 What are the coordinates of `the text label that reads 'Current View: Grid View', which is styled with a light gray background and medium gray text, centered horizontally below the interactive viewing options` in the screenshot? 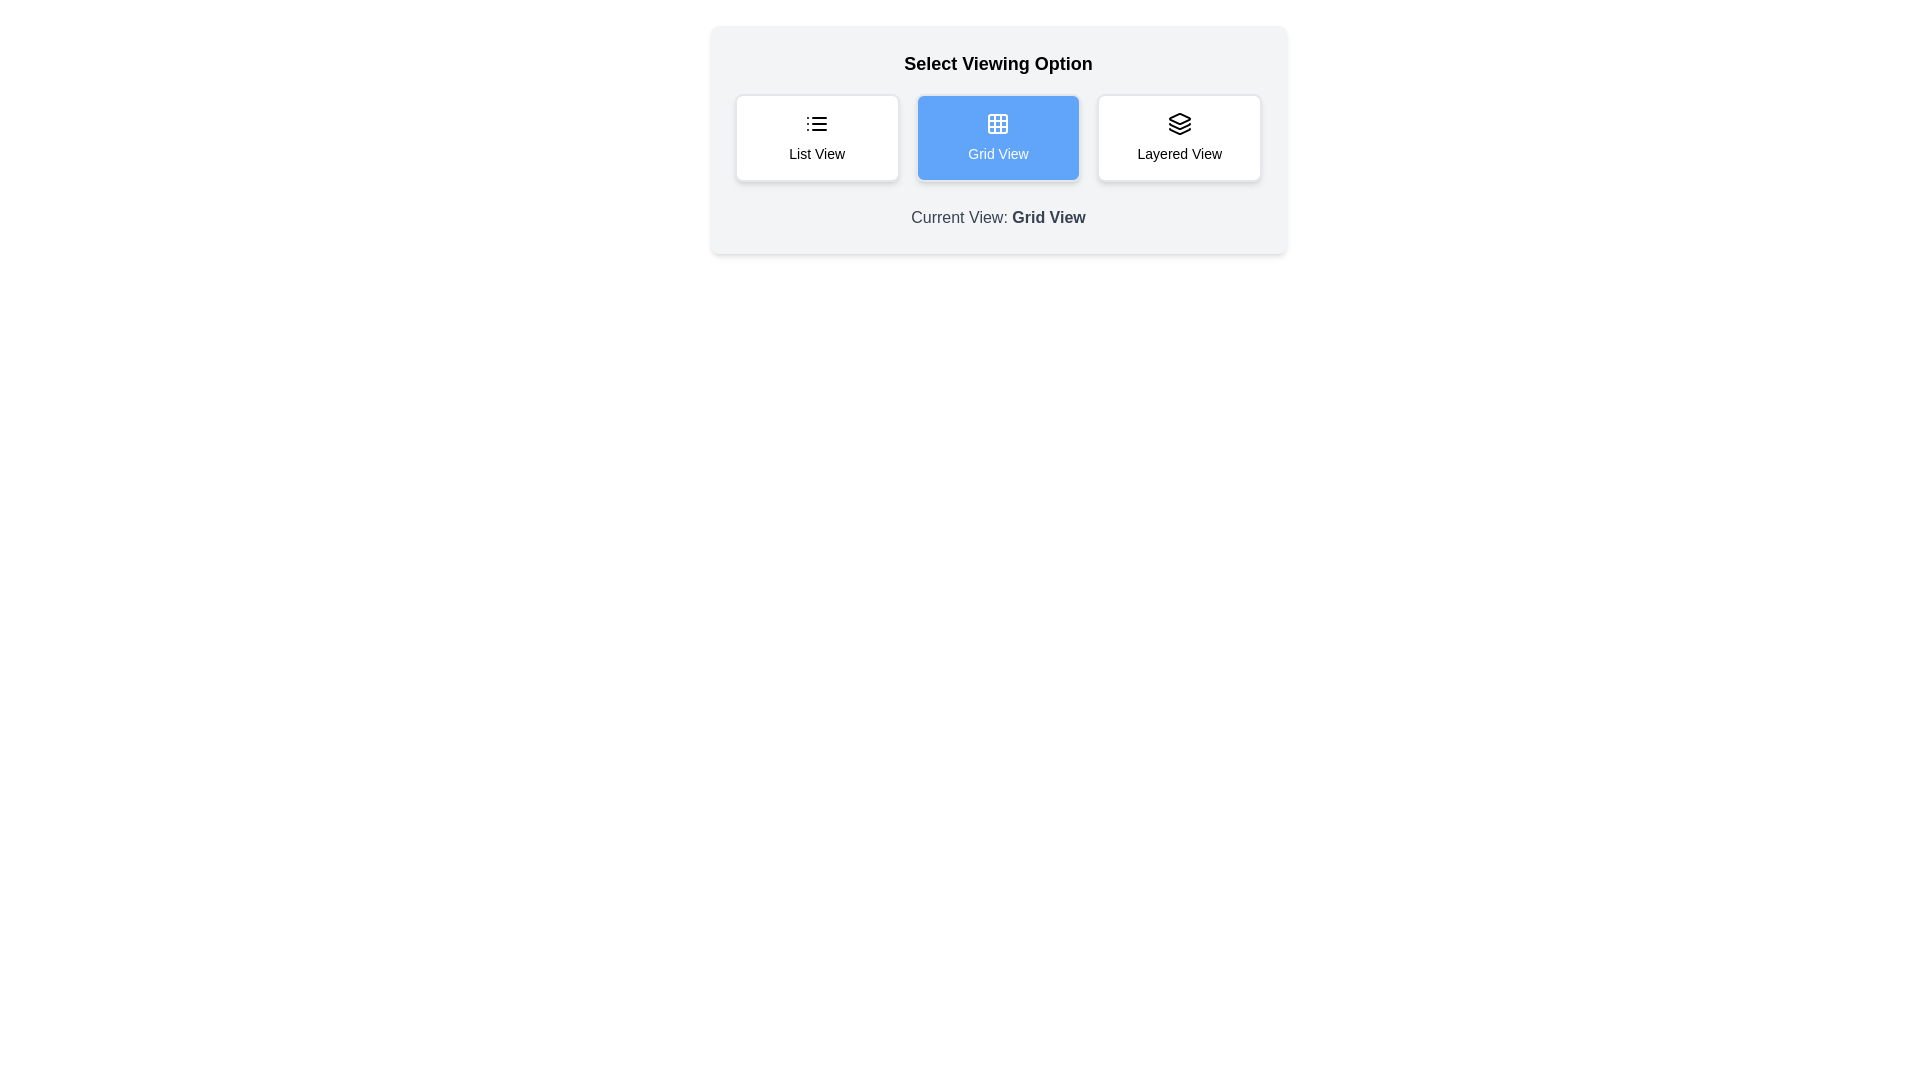 It's located at (998, 218).